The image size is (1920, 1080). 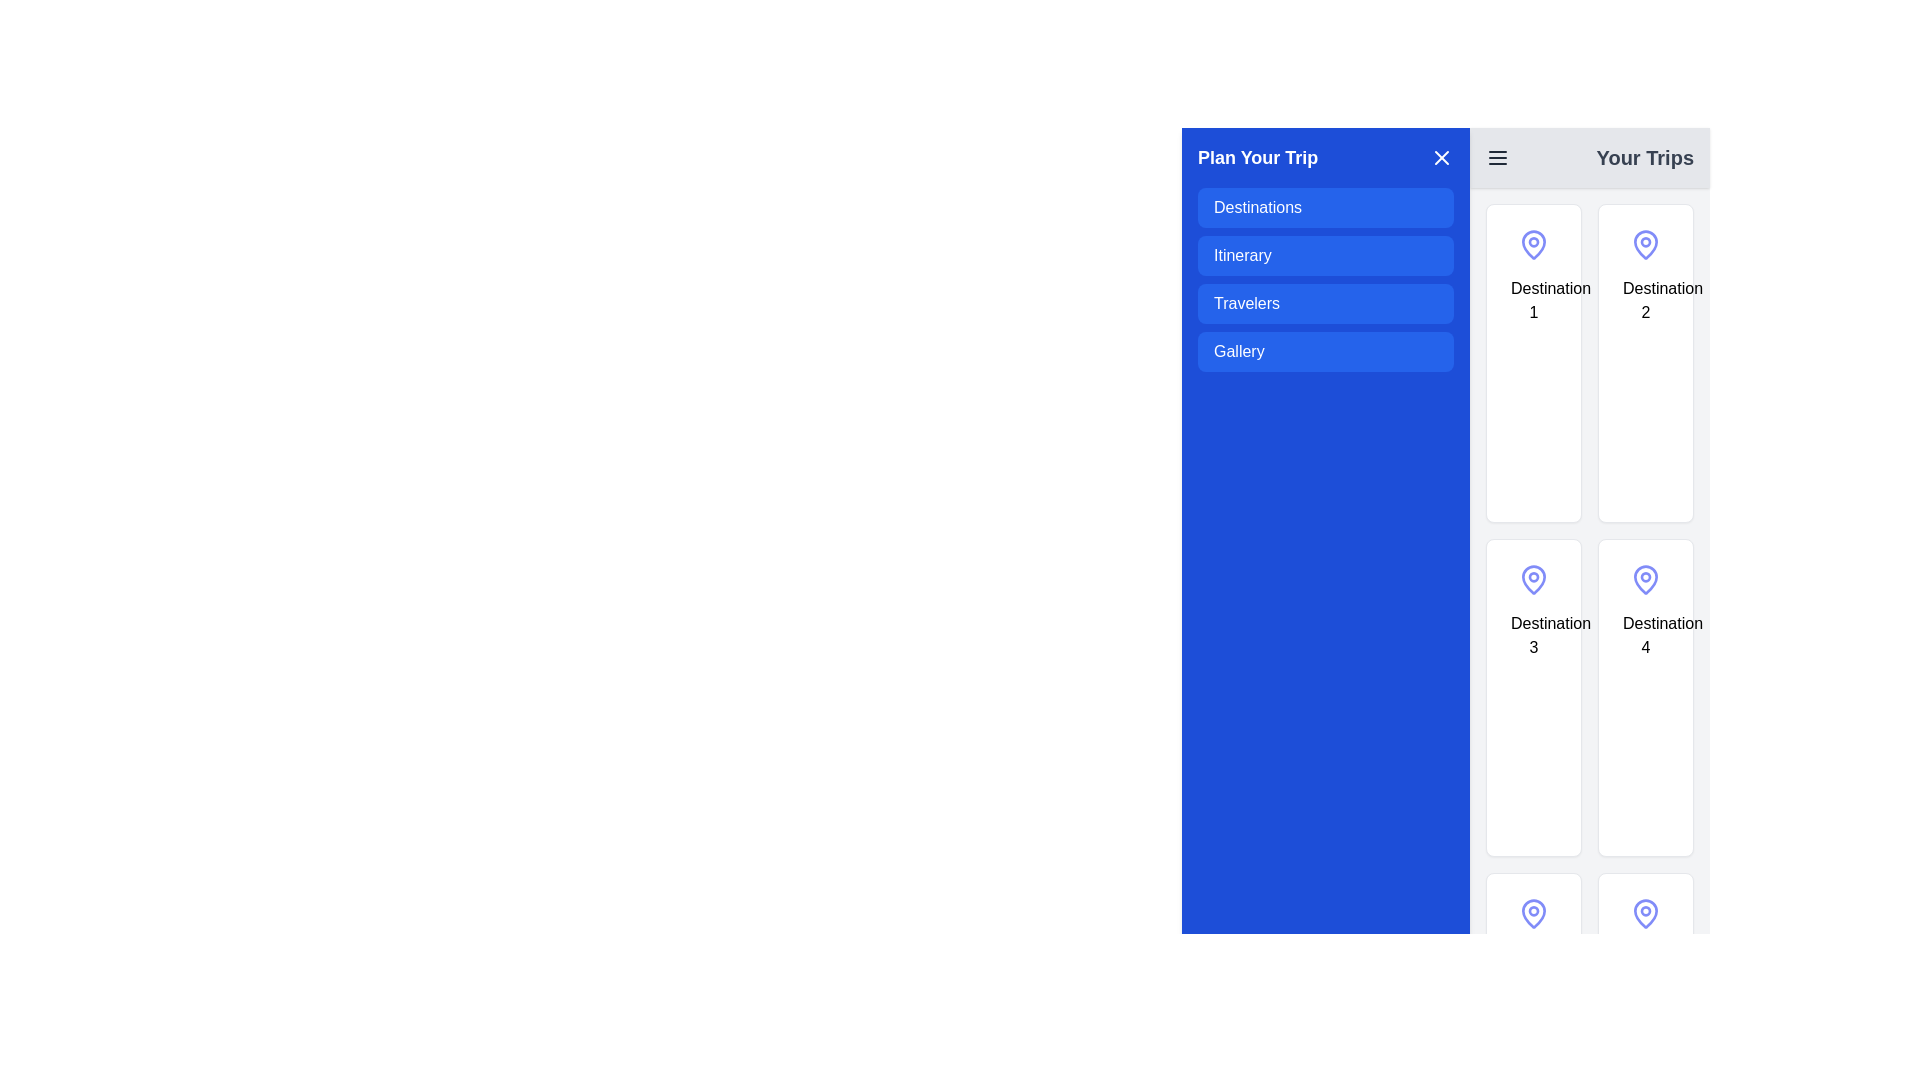 What do you see at coordinates (1646, 300) in the screenshot?
I see `text label 'Destination 2' which is located centrally at the bottom of the second card in the 'Your Trips' section` at bounding box center [1646, 300].